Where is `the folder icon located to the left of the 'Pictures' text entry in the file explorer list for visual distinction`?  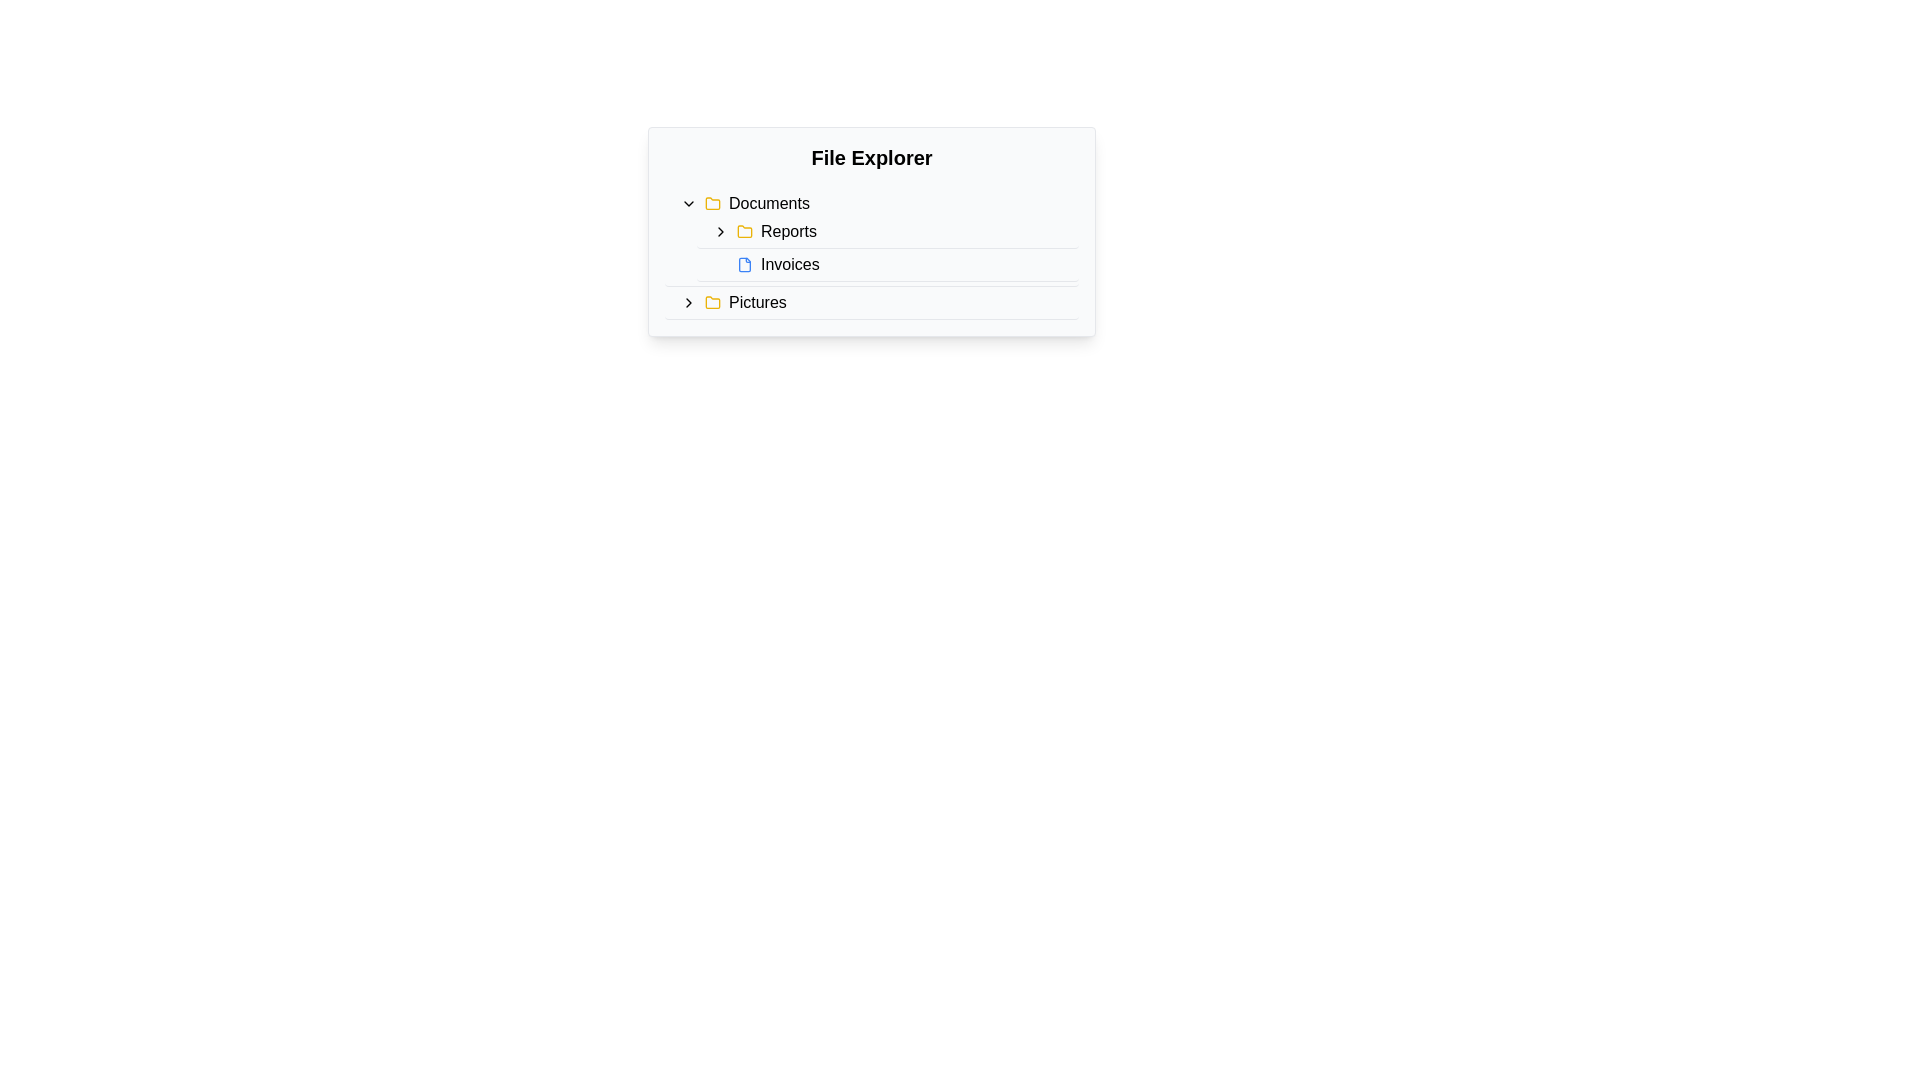 the folder icon located to the left of the 'Pictures' text entry in the file explorer list for visual distinction is located at coordinates (713, 301).